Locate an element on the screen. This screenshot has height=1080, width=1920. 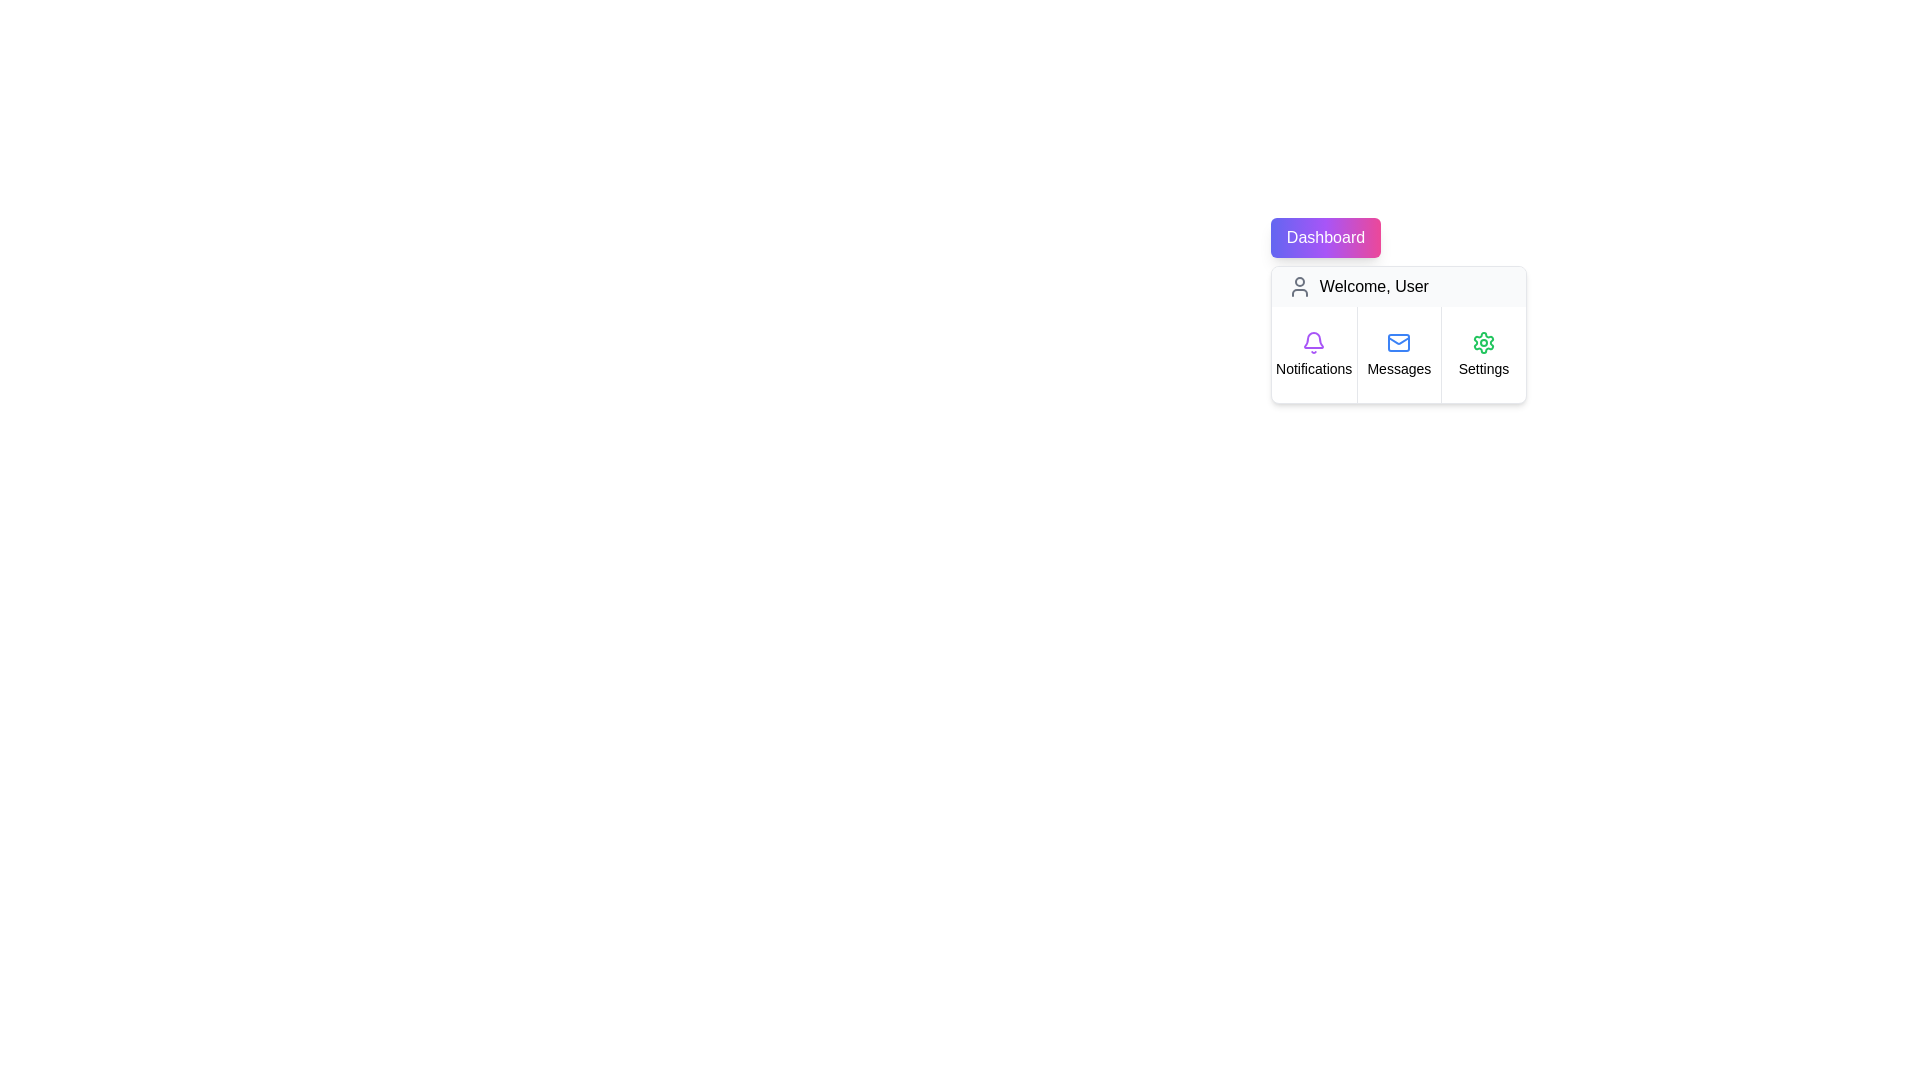
'Messages' button in the dropdown menu is located at coordinates (1397, 353).